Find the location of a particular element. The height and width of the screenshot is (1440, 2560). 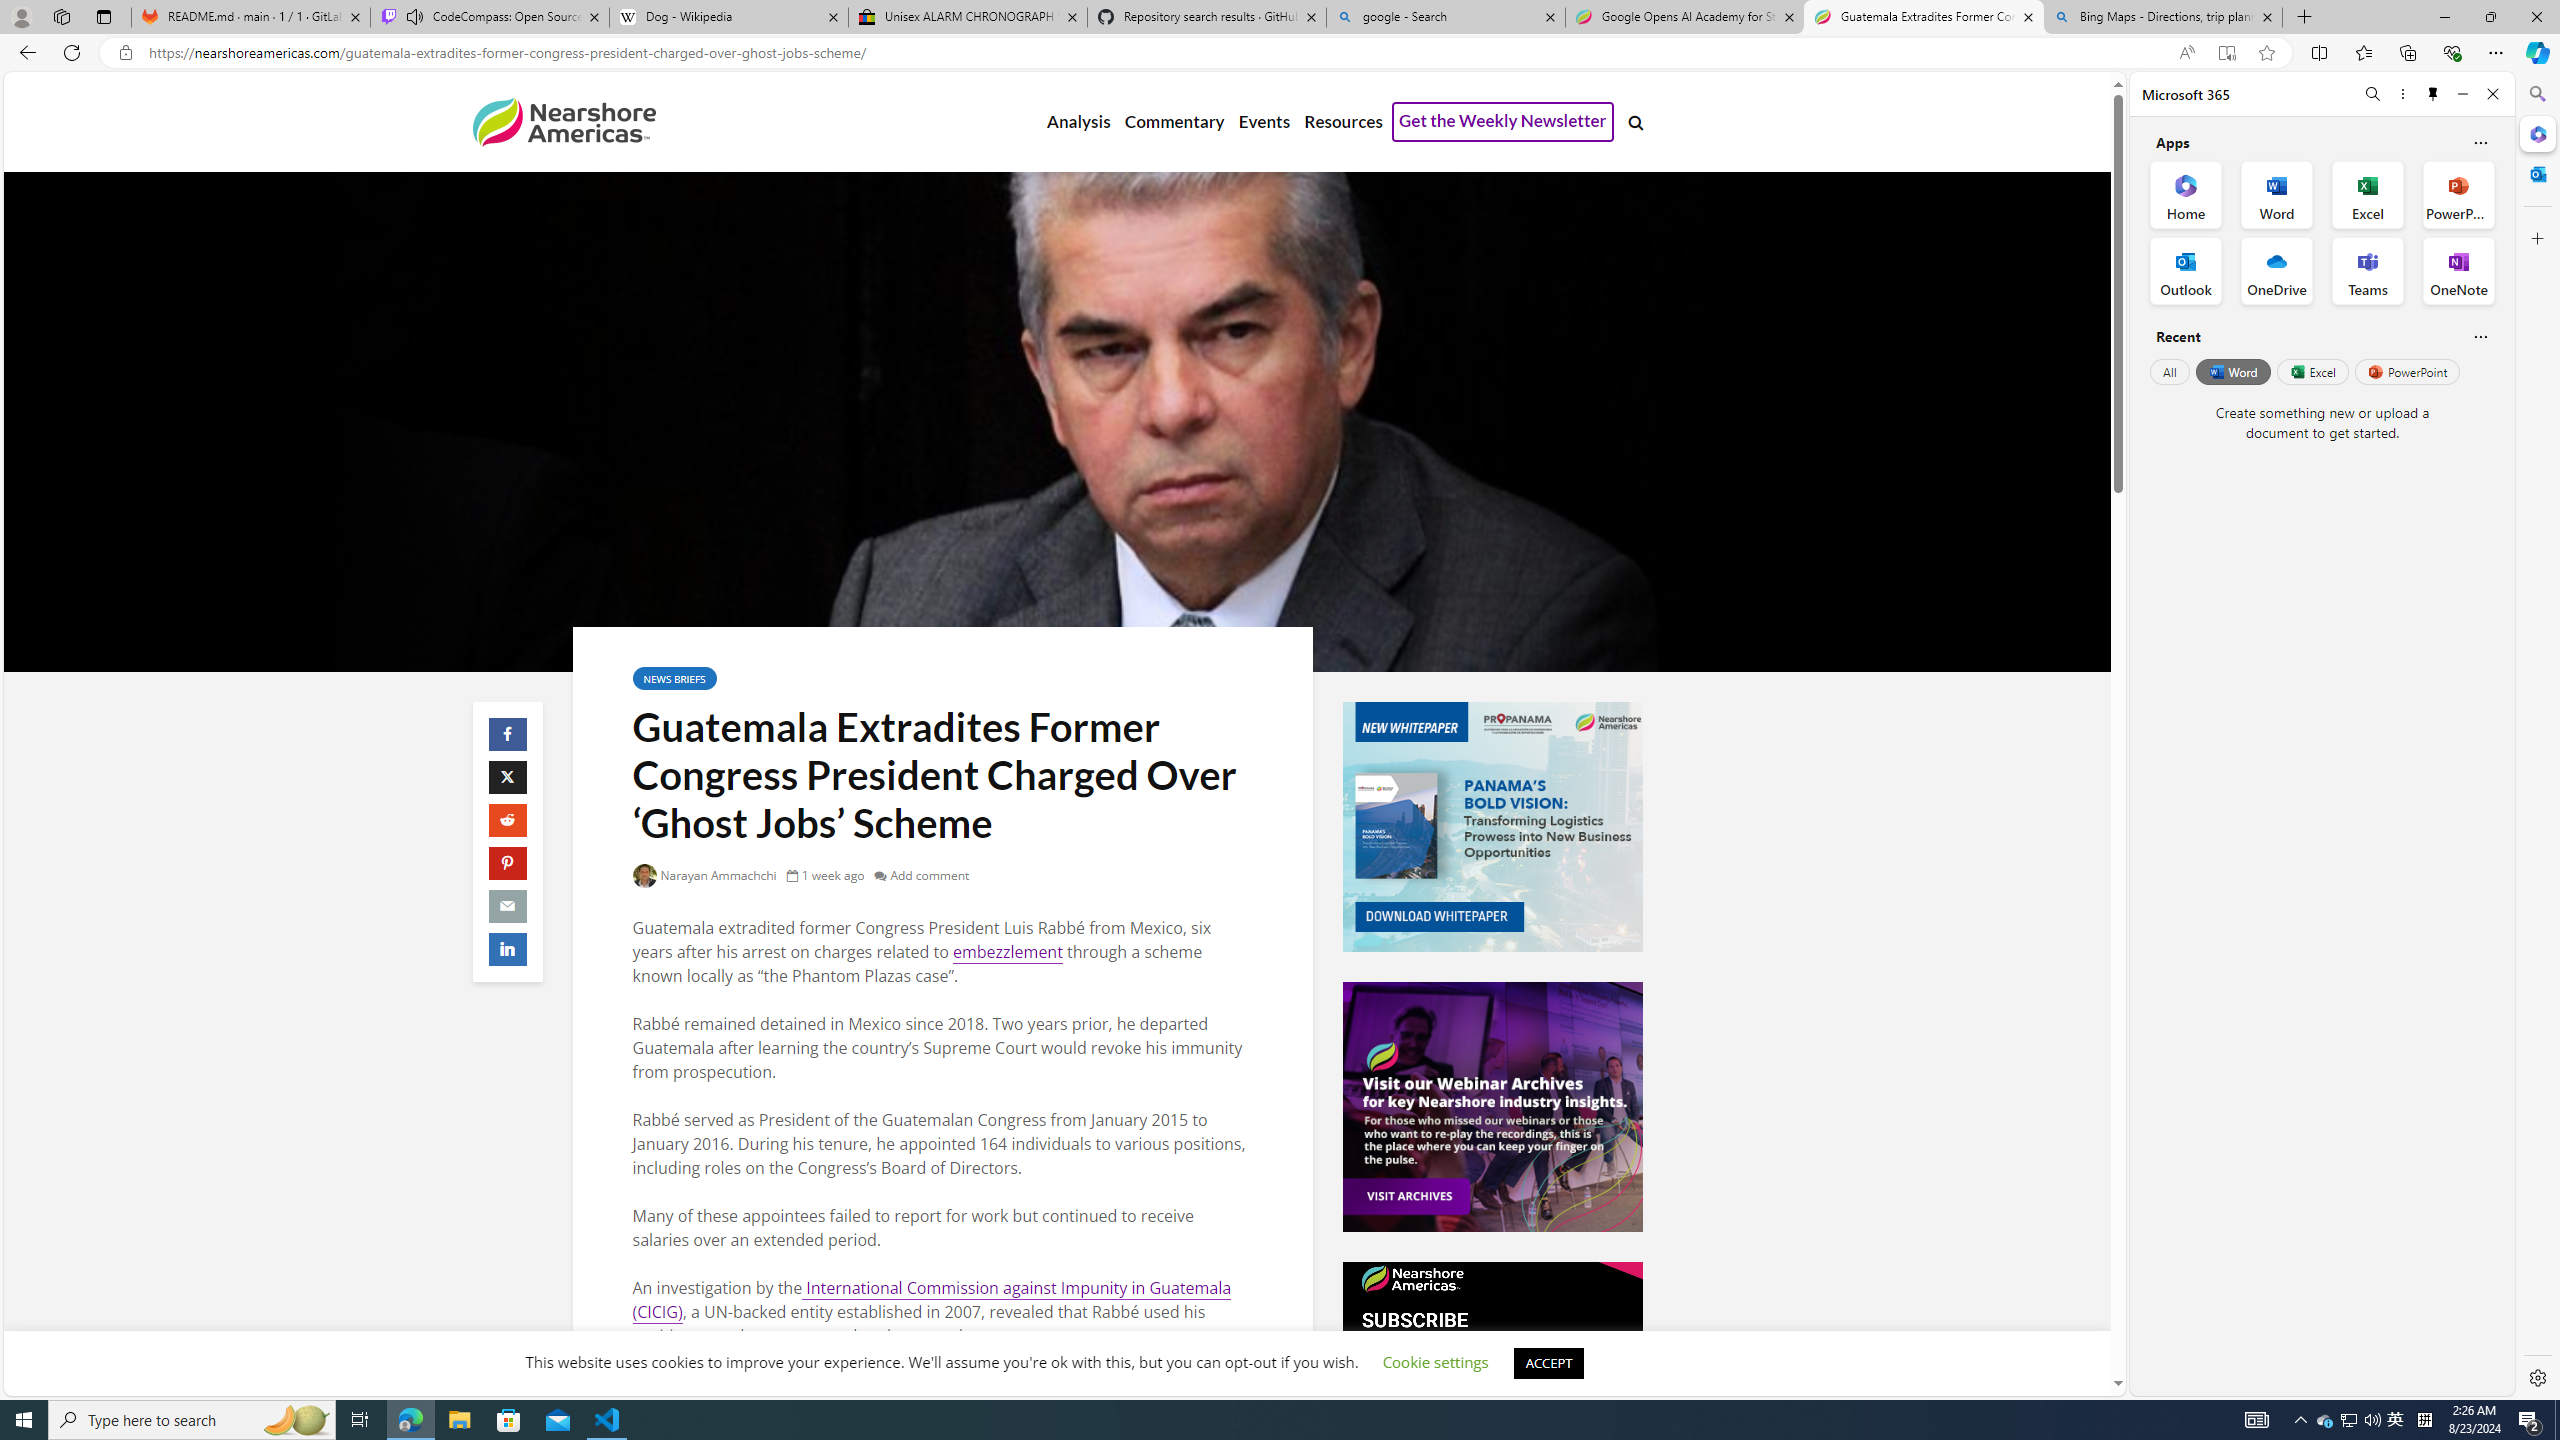

'Get the Weekly Newsletter' is located at coordinates (1501, 122).